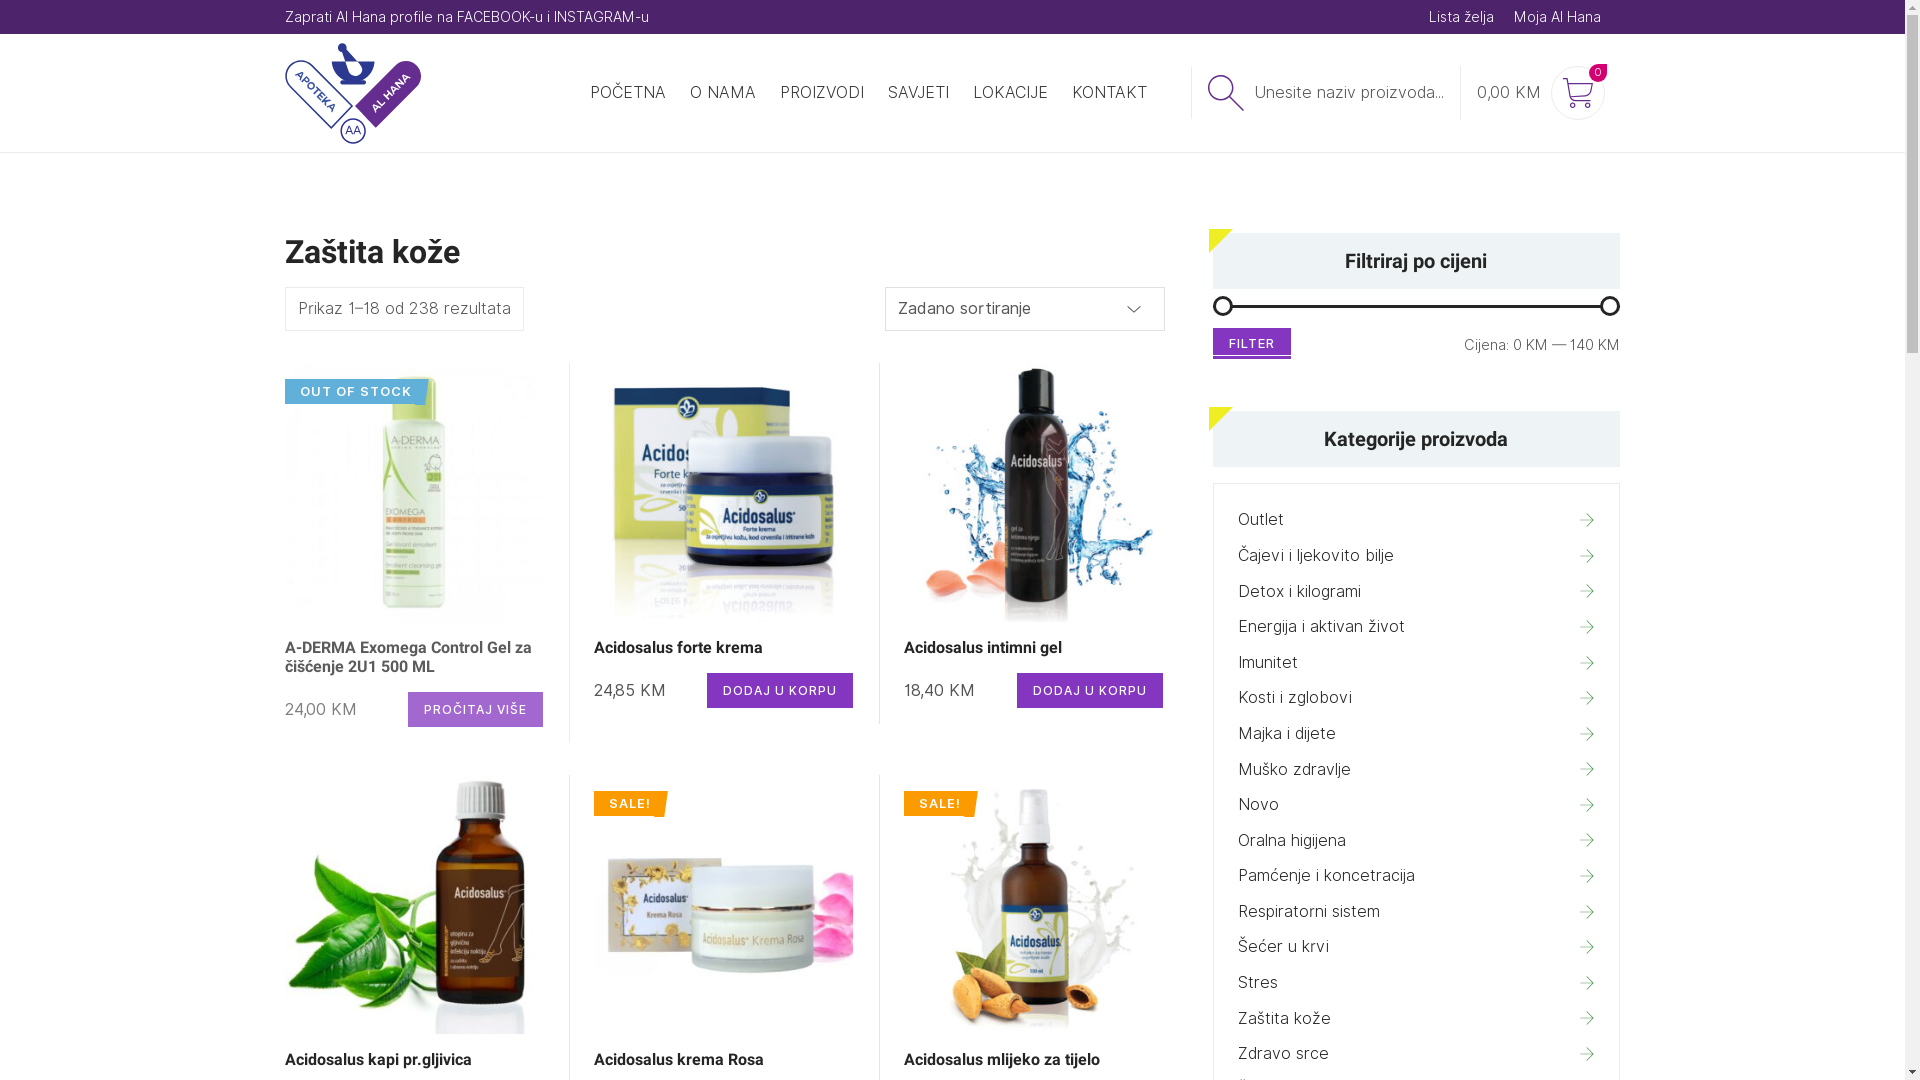 Image resolution: width=1920 pixels, height=1080 pixels. Describe the element at coordinates (1513, 16) in the screenshot. I see `'Moja Al Hana'` at that location.